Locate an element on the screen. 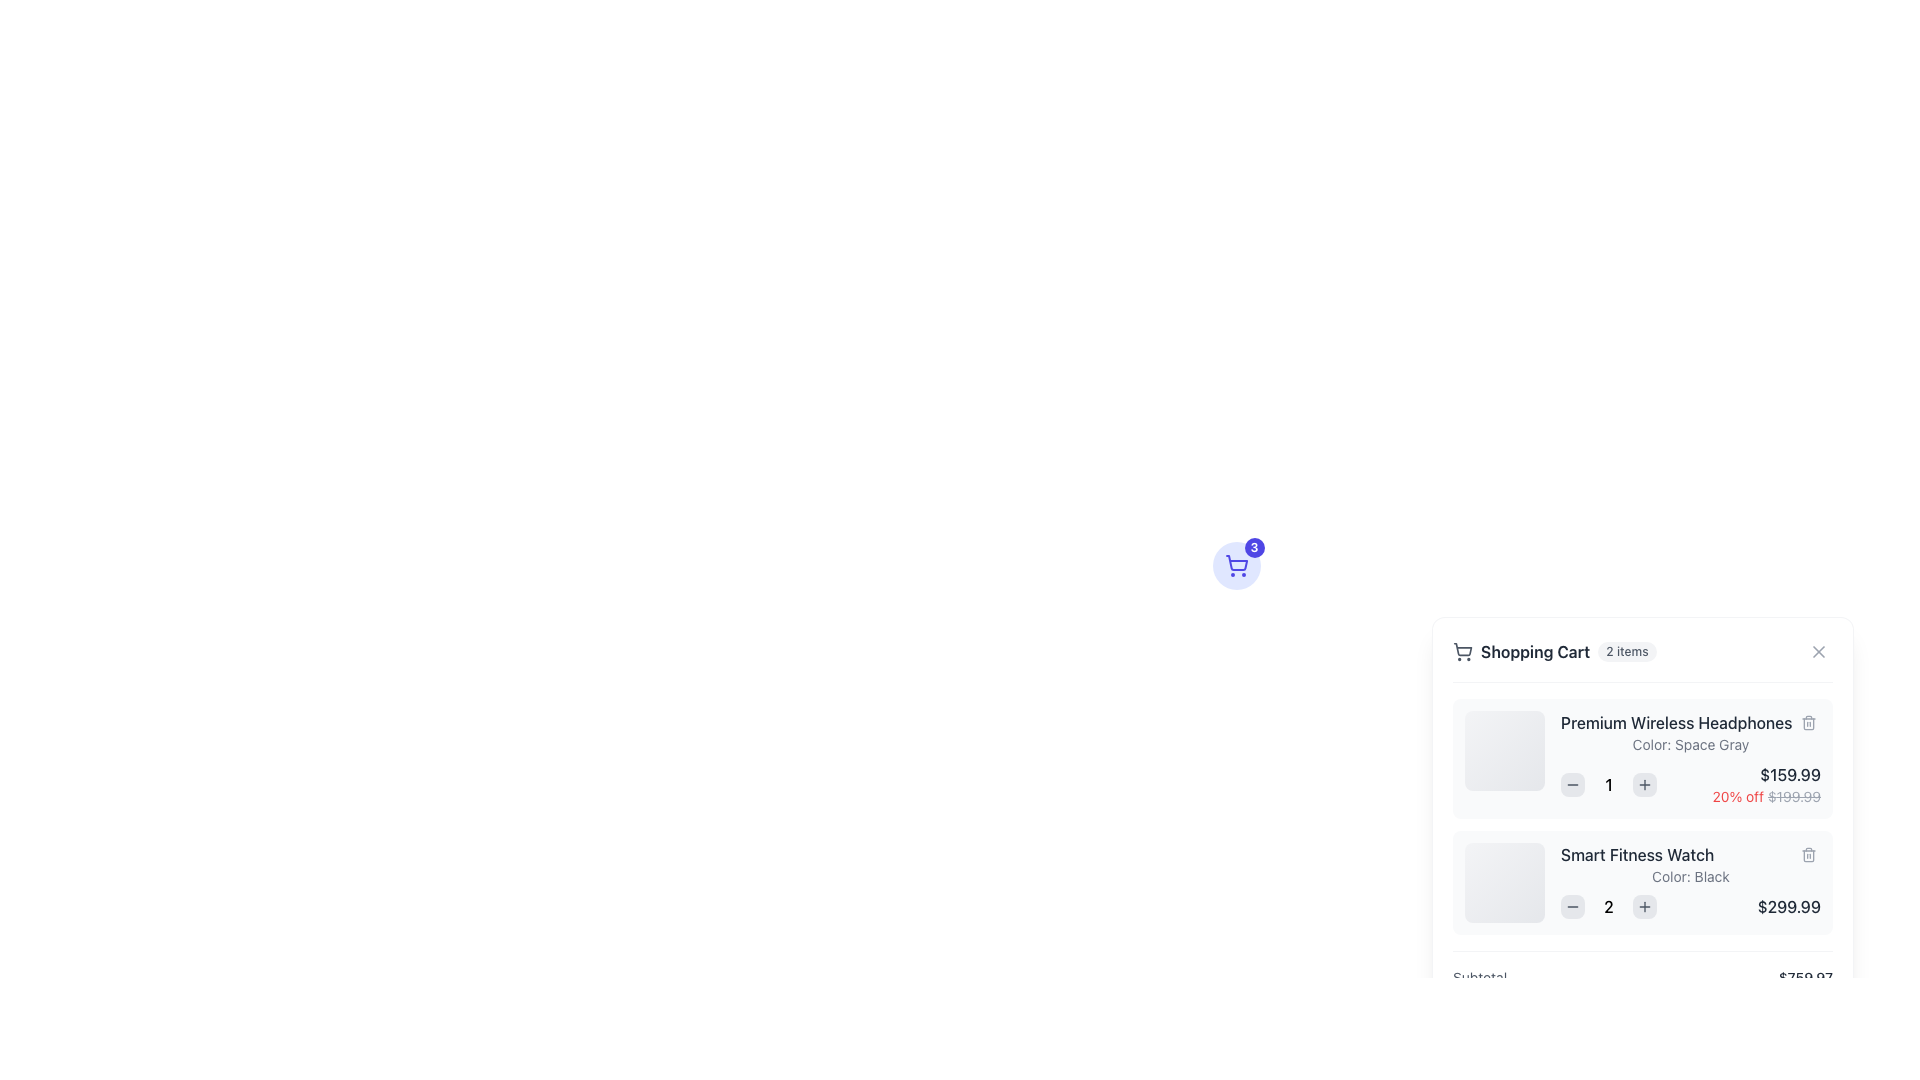  the icon button that decreases the quantity of the 'Smart Fitness Watch' in the shopping cart is located at coordinates (1572, 906).